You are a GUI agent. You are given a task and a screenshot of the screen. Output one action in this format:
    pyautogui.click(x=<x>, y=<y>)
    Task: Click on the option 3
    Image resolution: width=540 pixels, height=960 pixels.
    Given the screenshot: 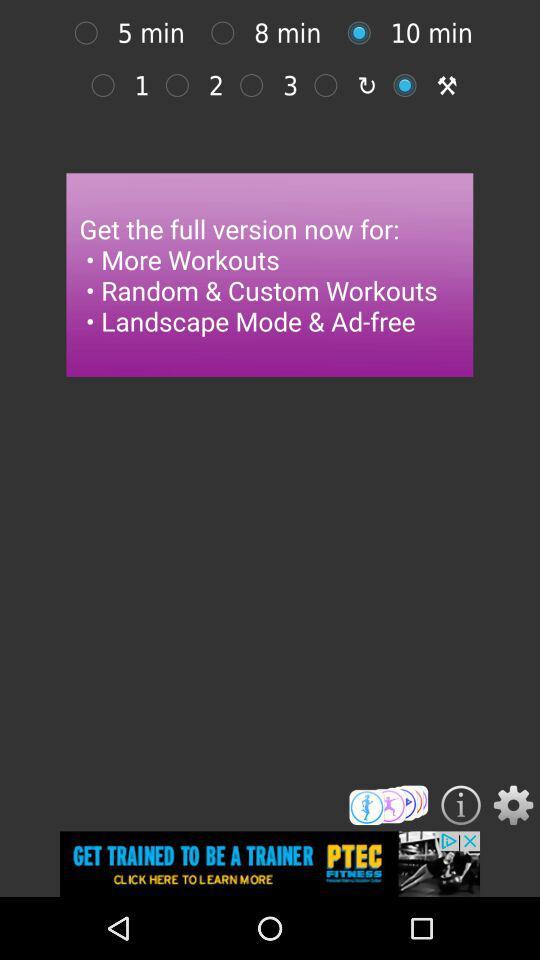 What is the action you would take?
    pyautogui.click(x=256, y=85)
    